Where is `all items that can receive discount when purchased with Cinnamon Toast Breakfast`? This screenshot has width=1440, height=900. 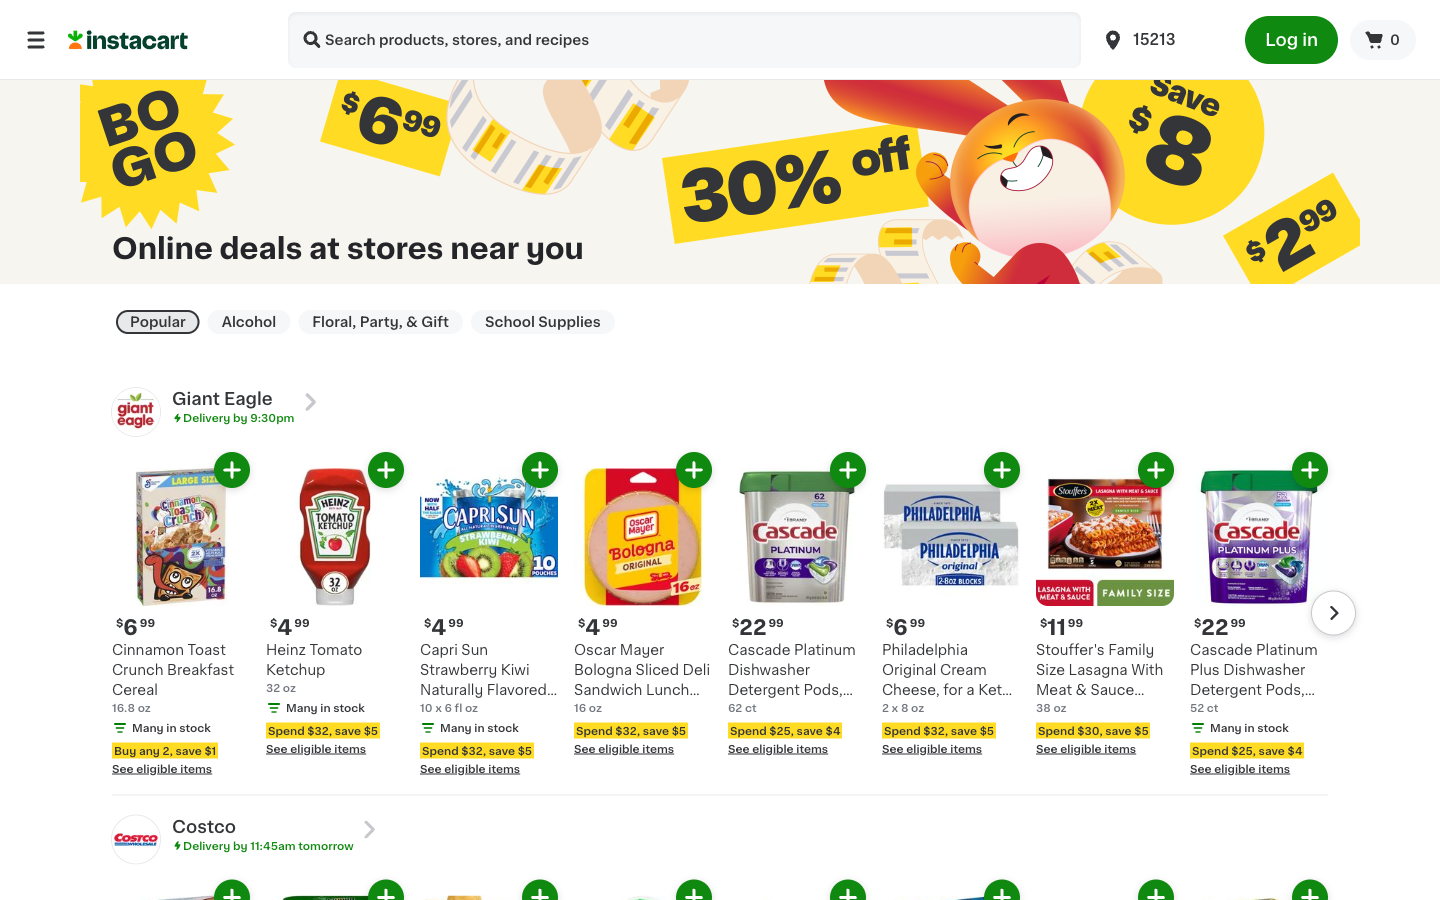
all items that can receive discount when purchased with Cinnamon Toast Breakfast is located at coordinates (209, 782).